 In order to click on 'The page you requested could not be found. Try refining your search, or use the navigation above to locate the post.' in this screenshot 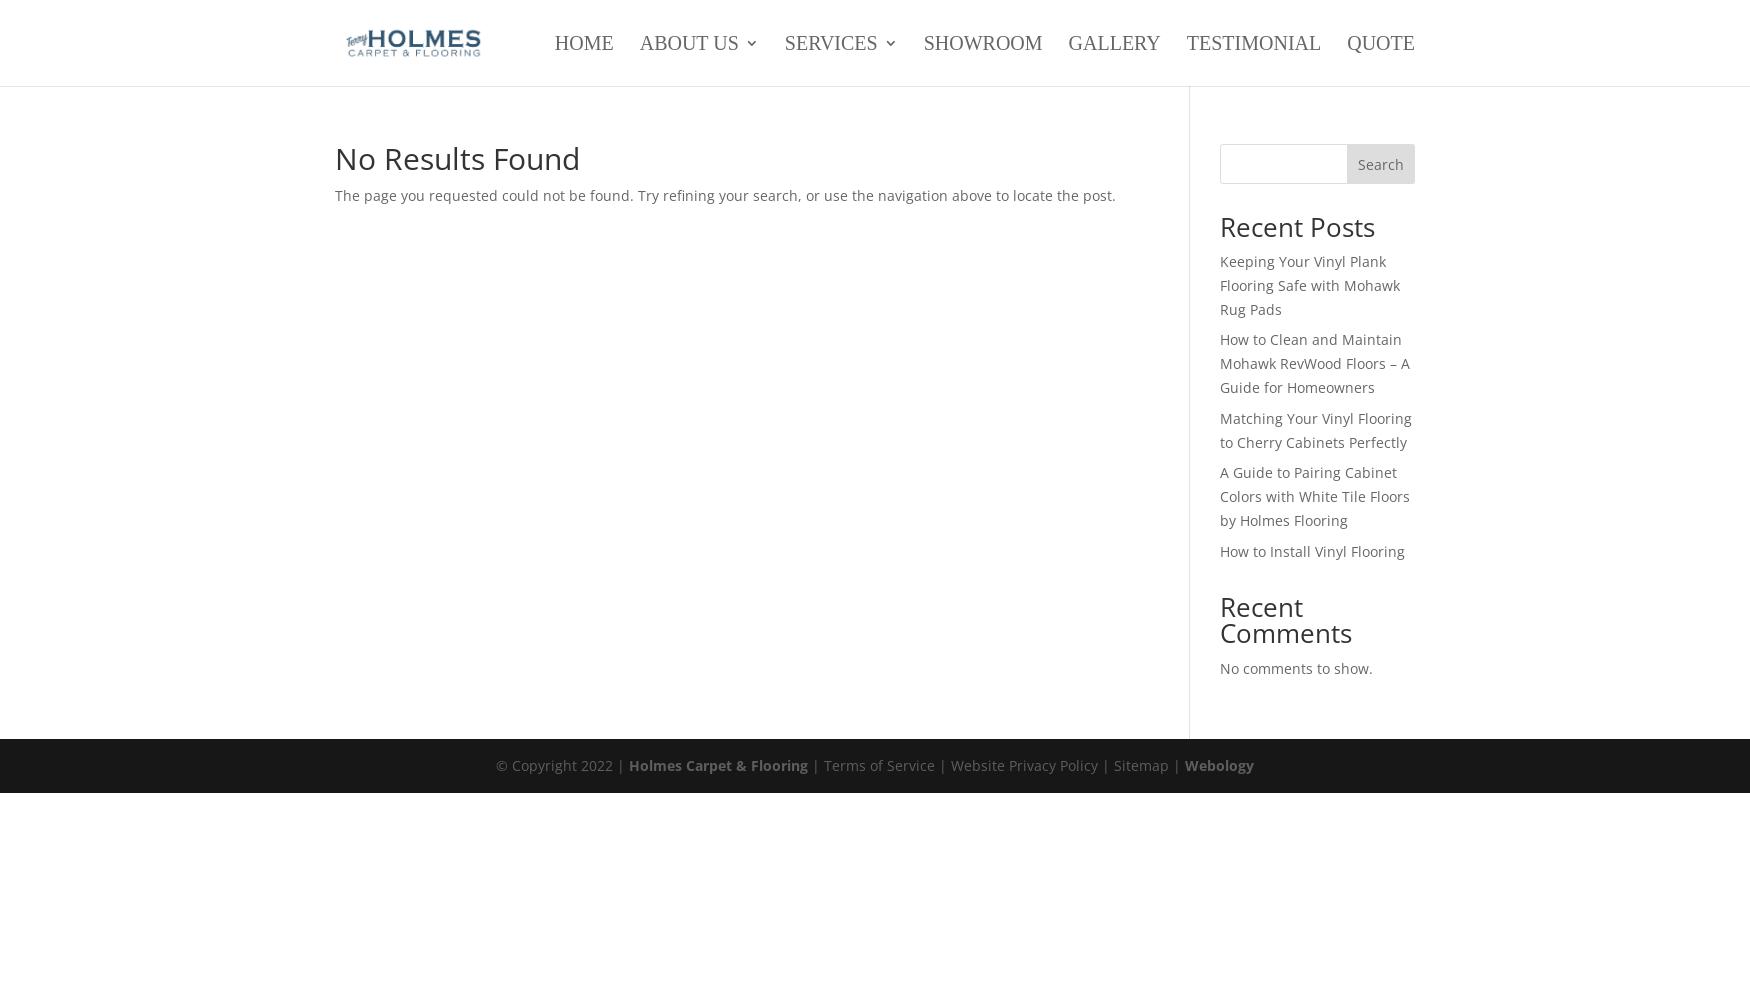, I will do `click(725, 194)`.